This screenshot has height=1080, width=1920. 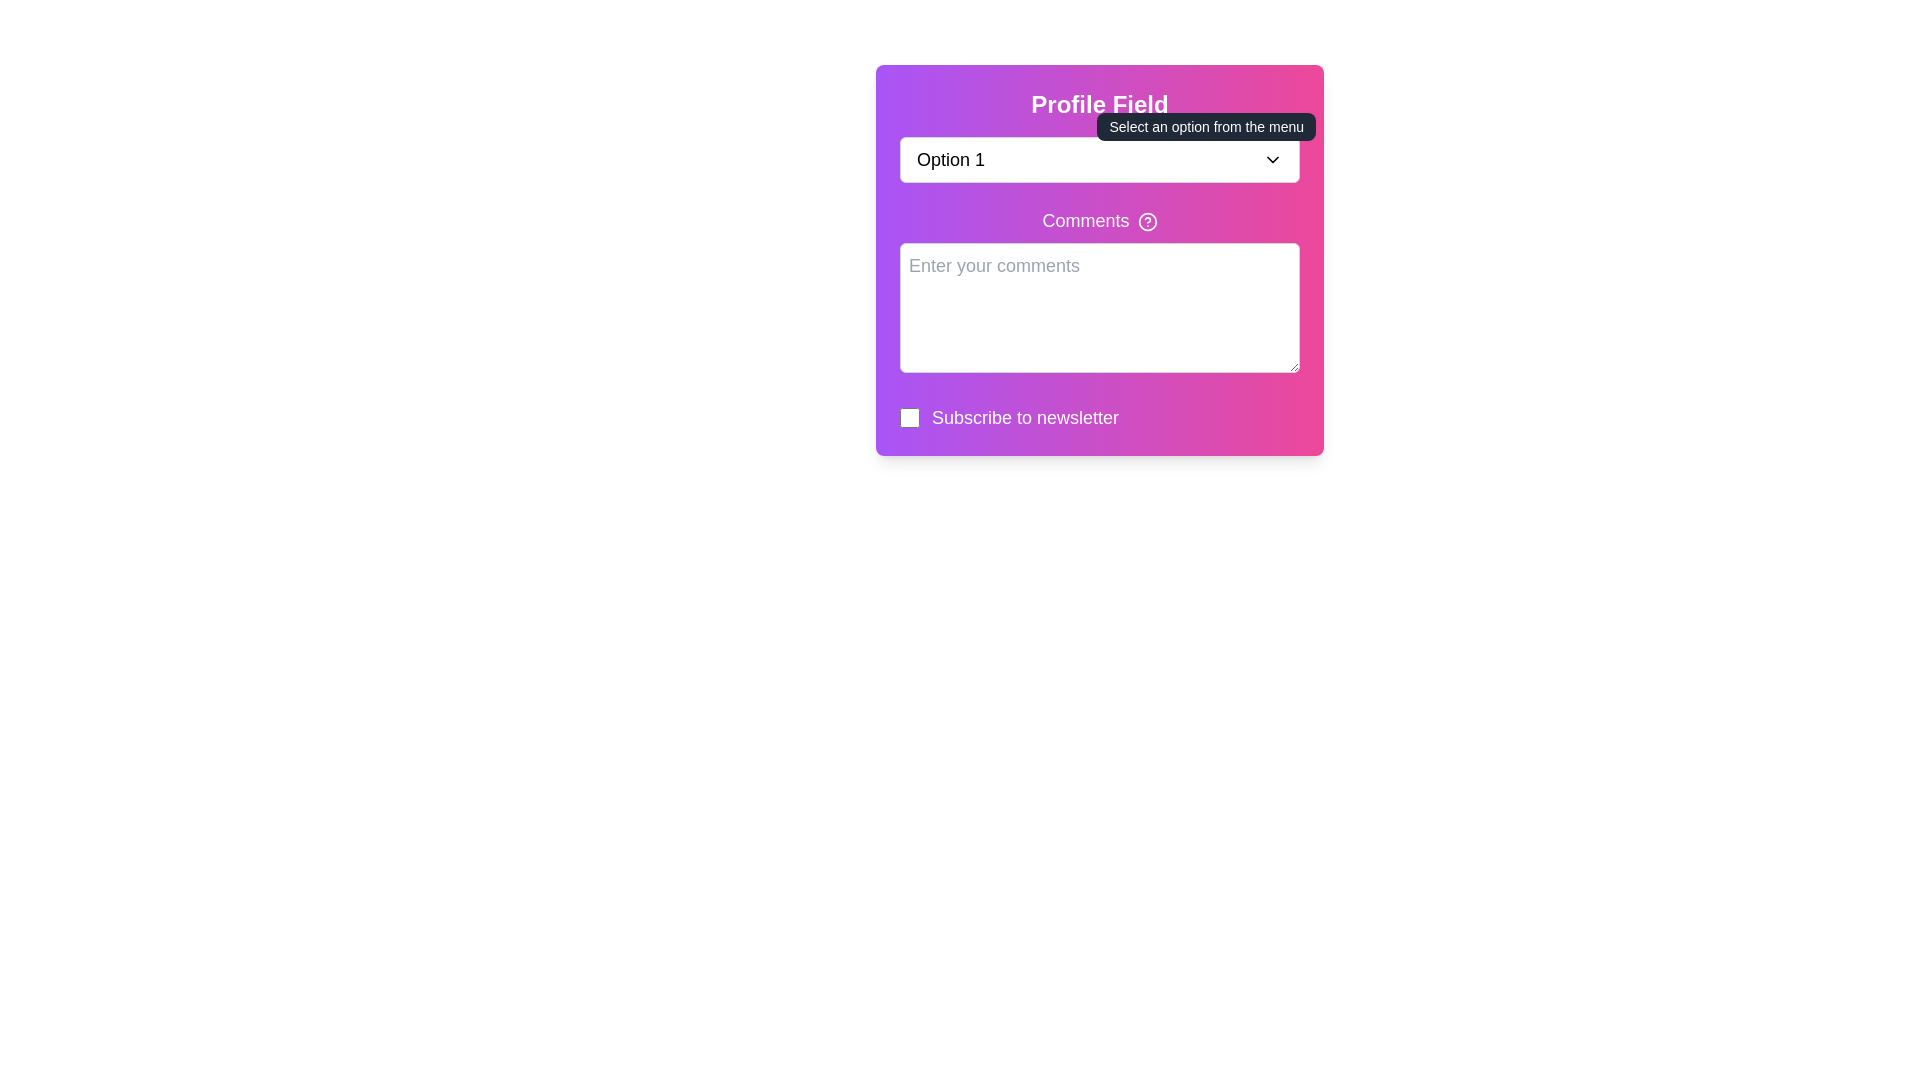 I want to click on the Checkbox for subscribing to the newsletter, located below the 'Comments' text area, so click(x=1098, y=416).